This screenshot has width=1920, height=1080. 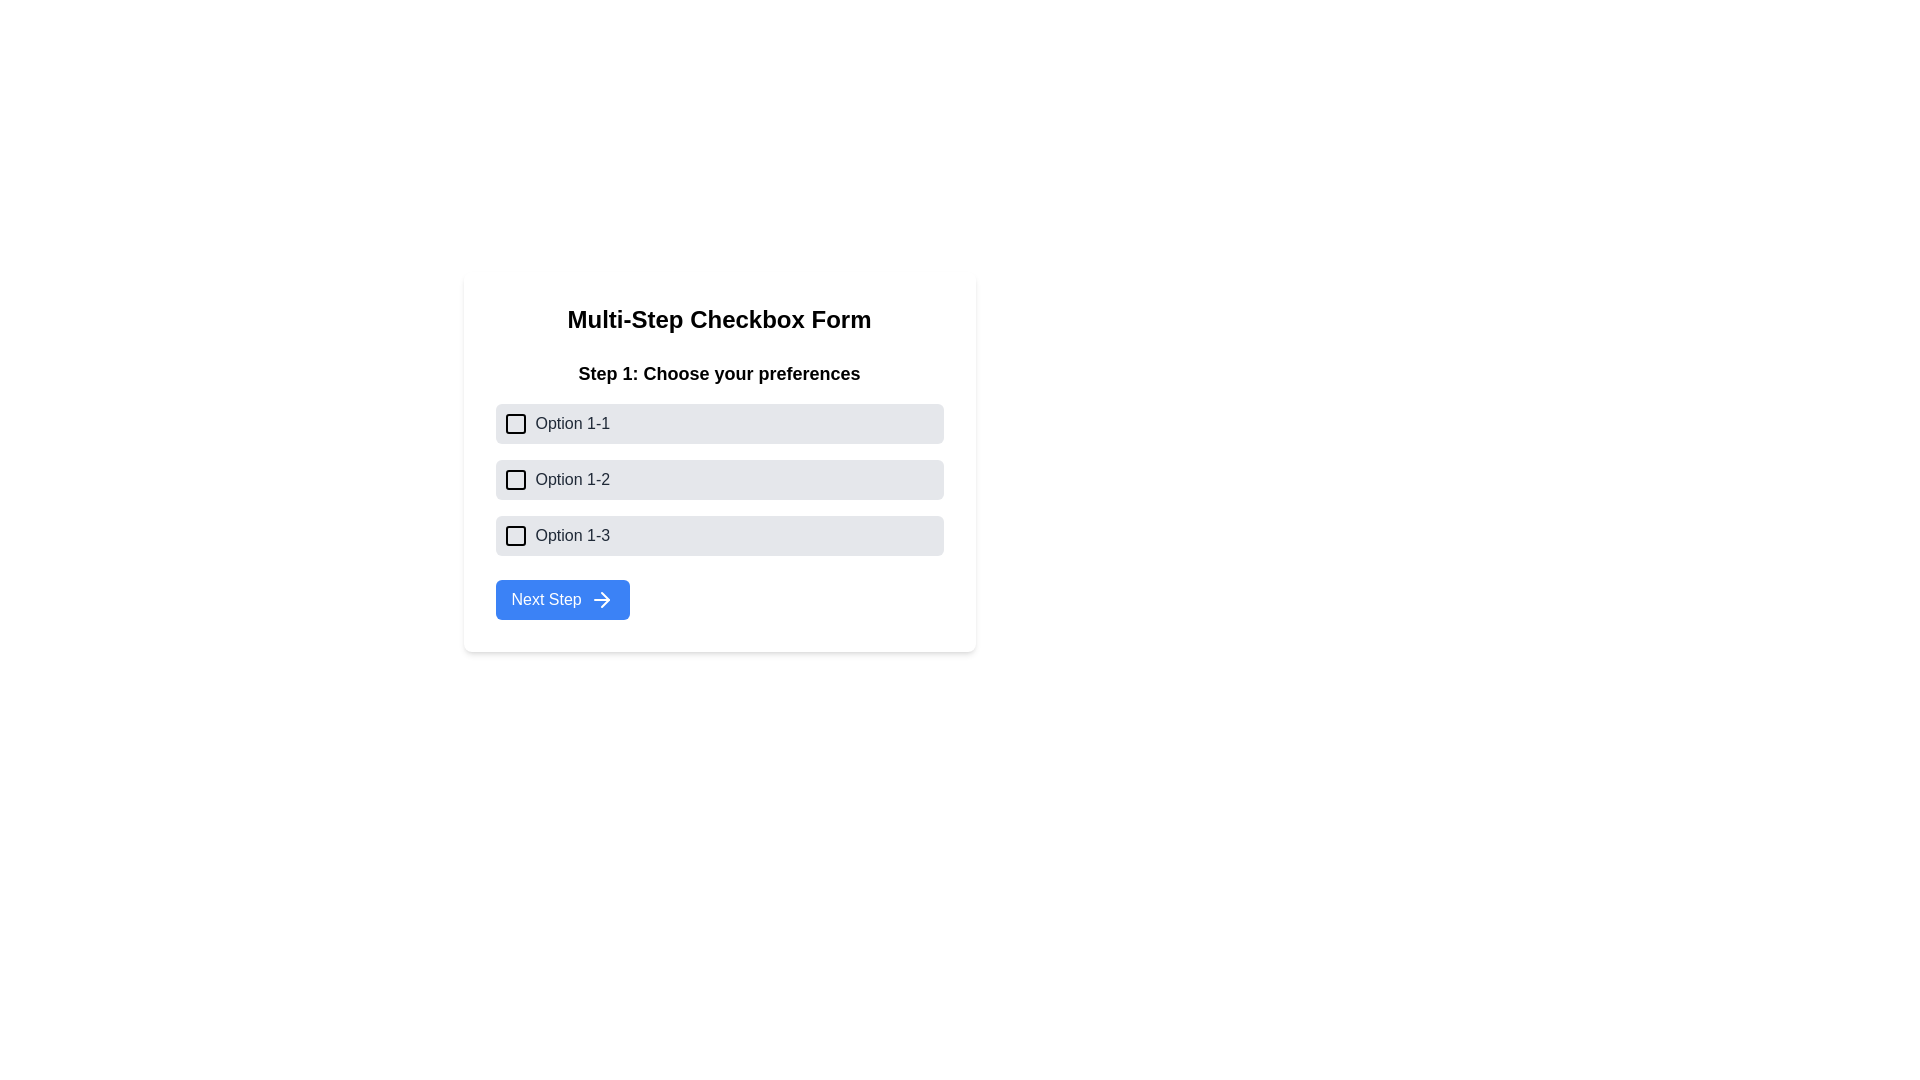 What do you see at coordinates (719, 423) in the screenshot?
I see `the Checkbox labeled 'Option 1-1'` at bounding box center [719, 423].